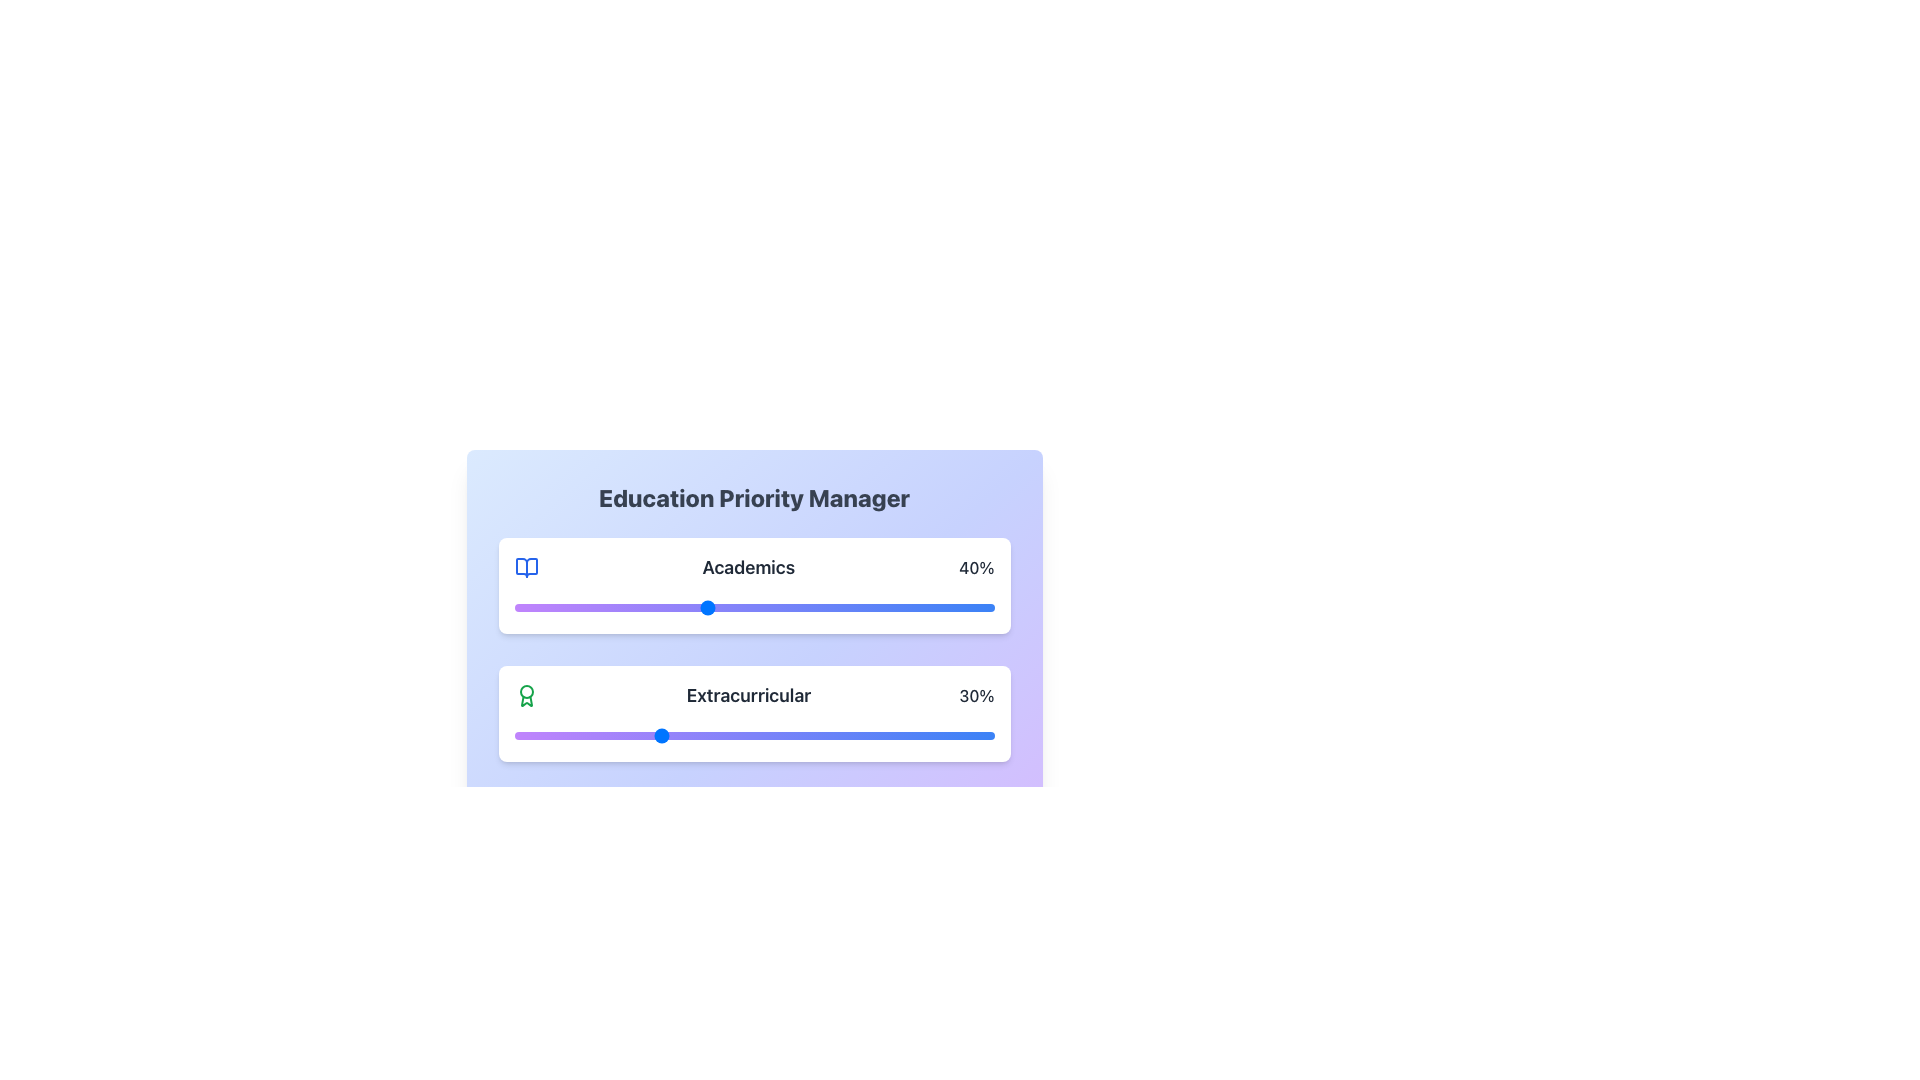 The width and height of the screenshot is (1920, 1080). Describe the element at coordinates (638, 736) in the screenshot. I see `'Extracurricular' value` at that location.